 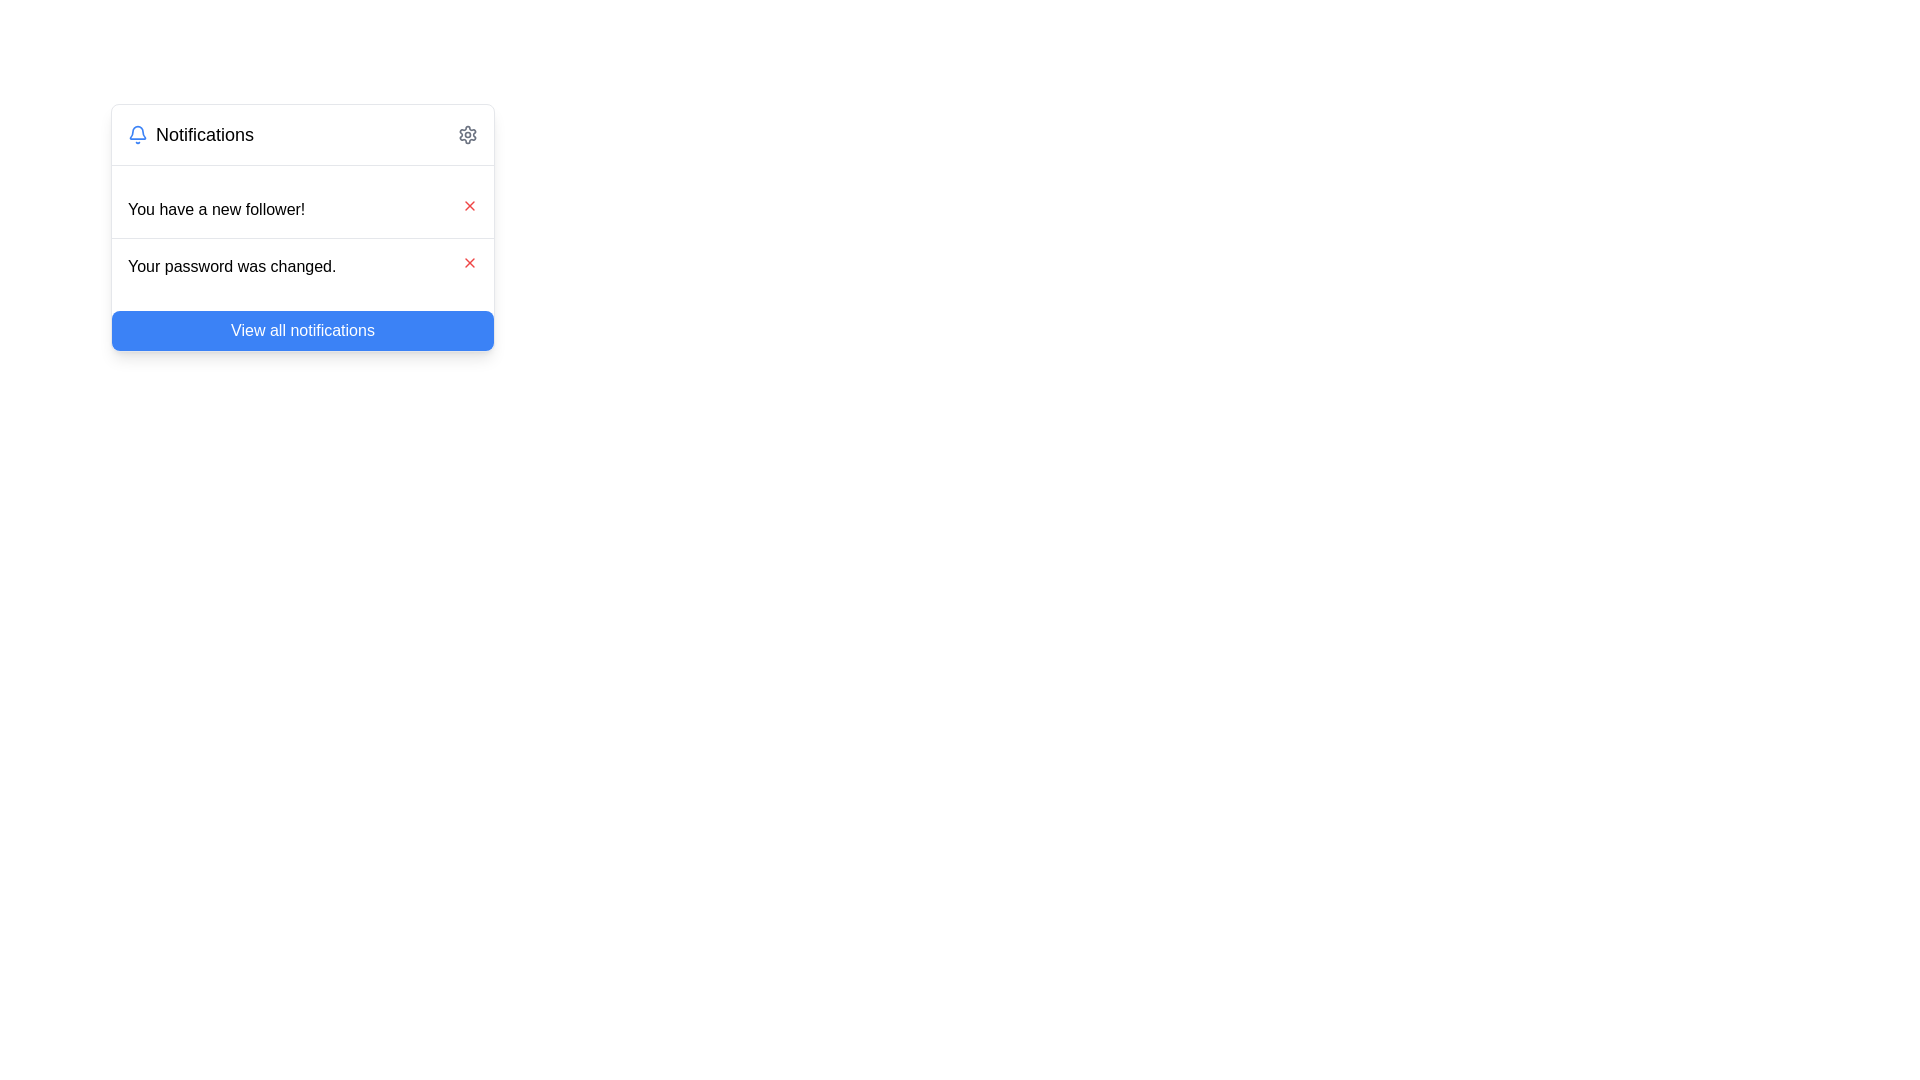 I want to click on the icon button located at the far-right end of the second-line item in the notification list, so click(x=469, y=261).